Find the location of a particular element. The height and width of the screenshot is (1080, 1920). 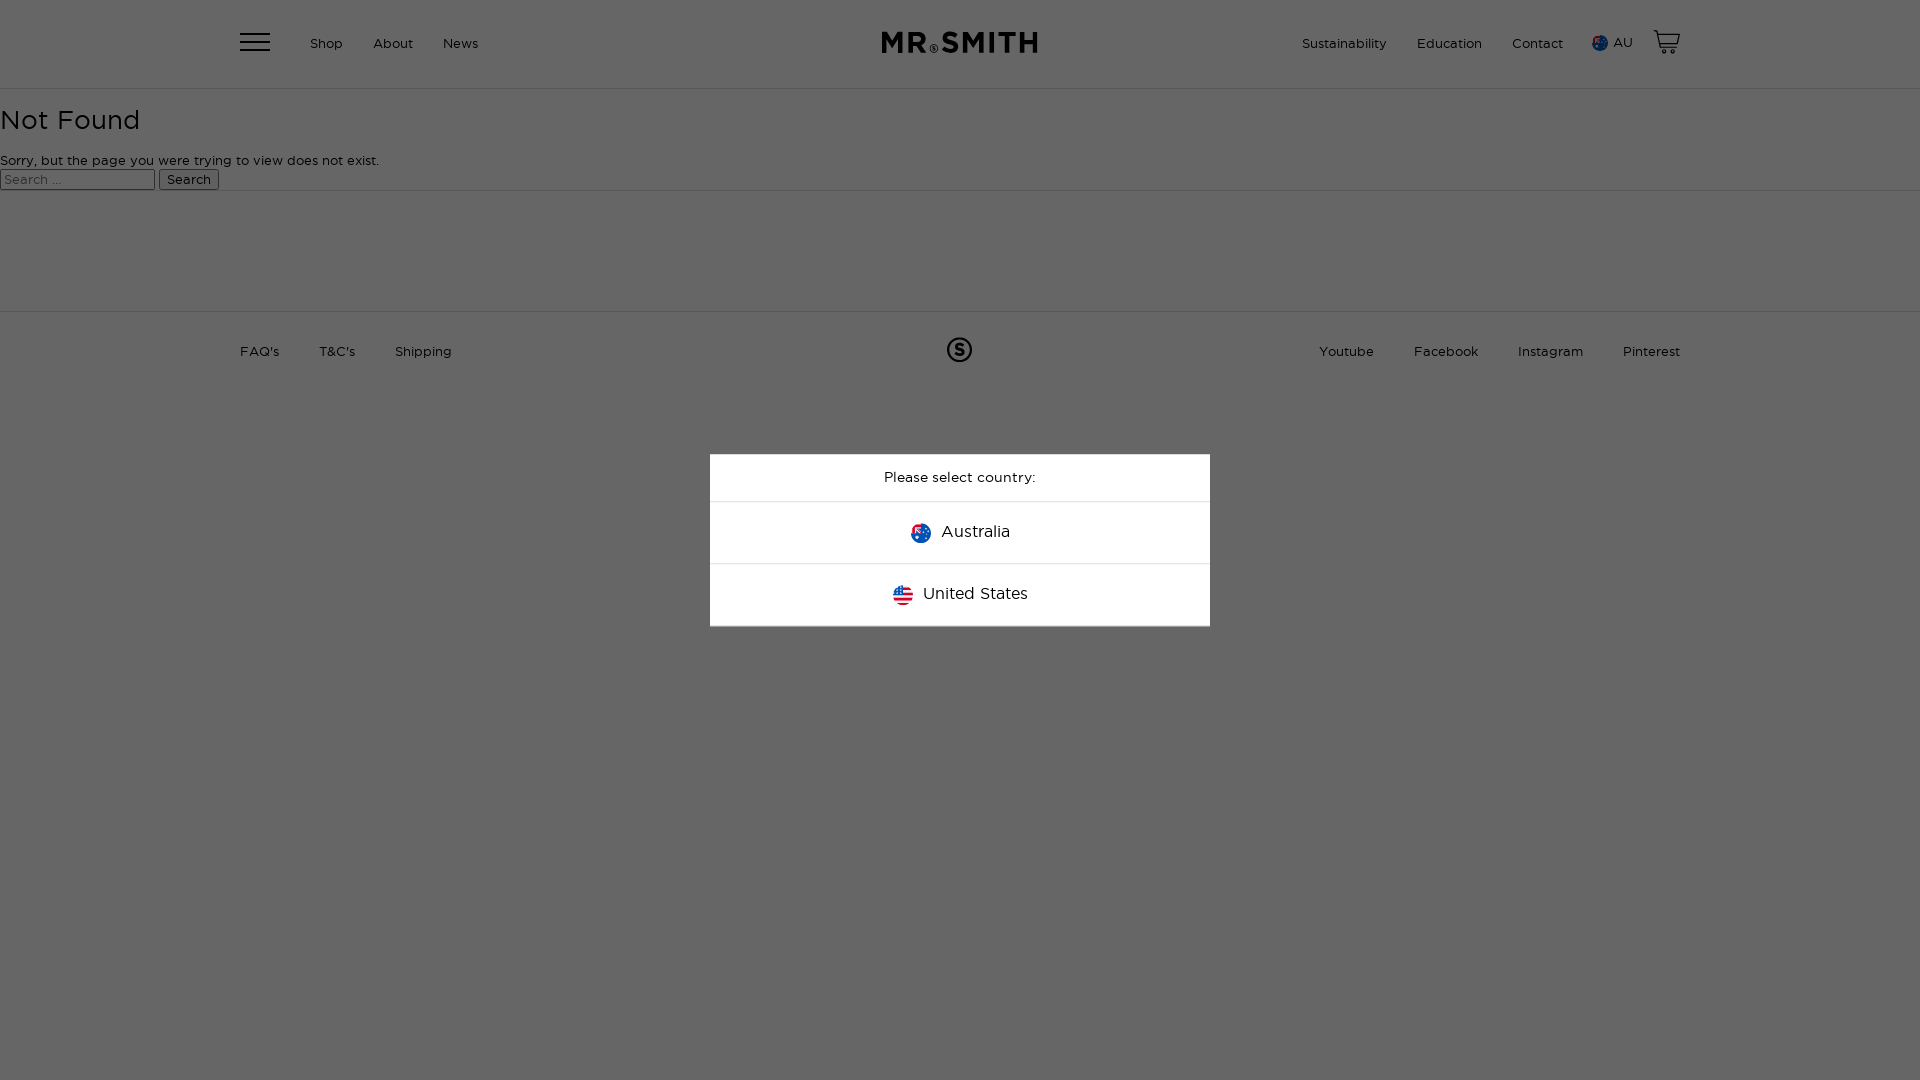

'AU' is located at coordinates (1609, 42).